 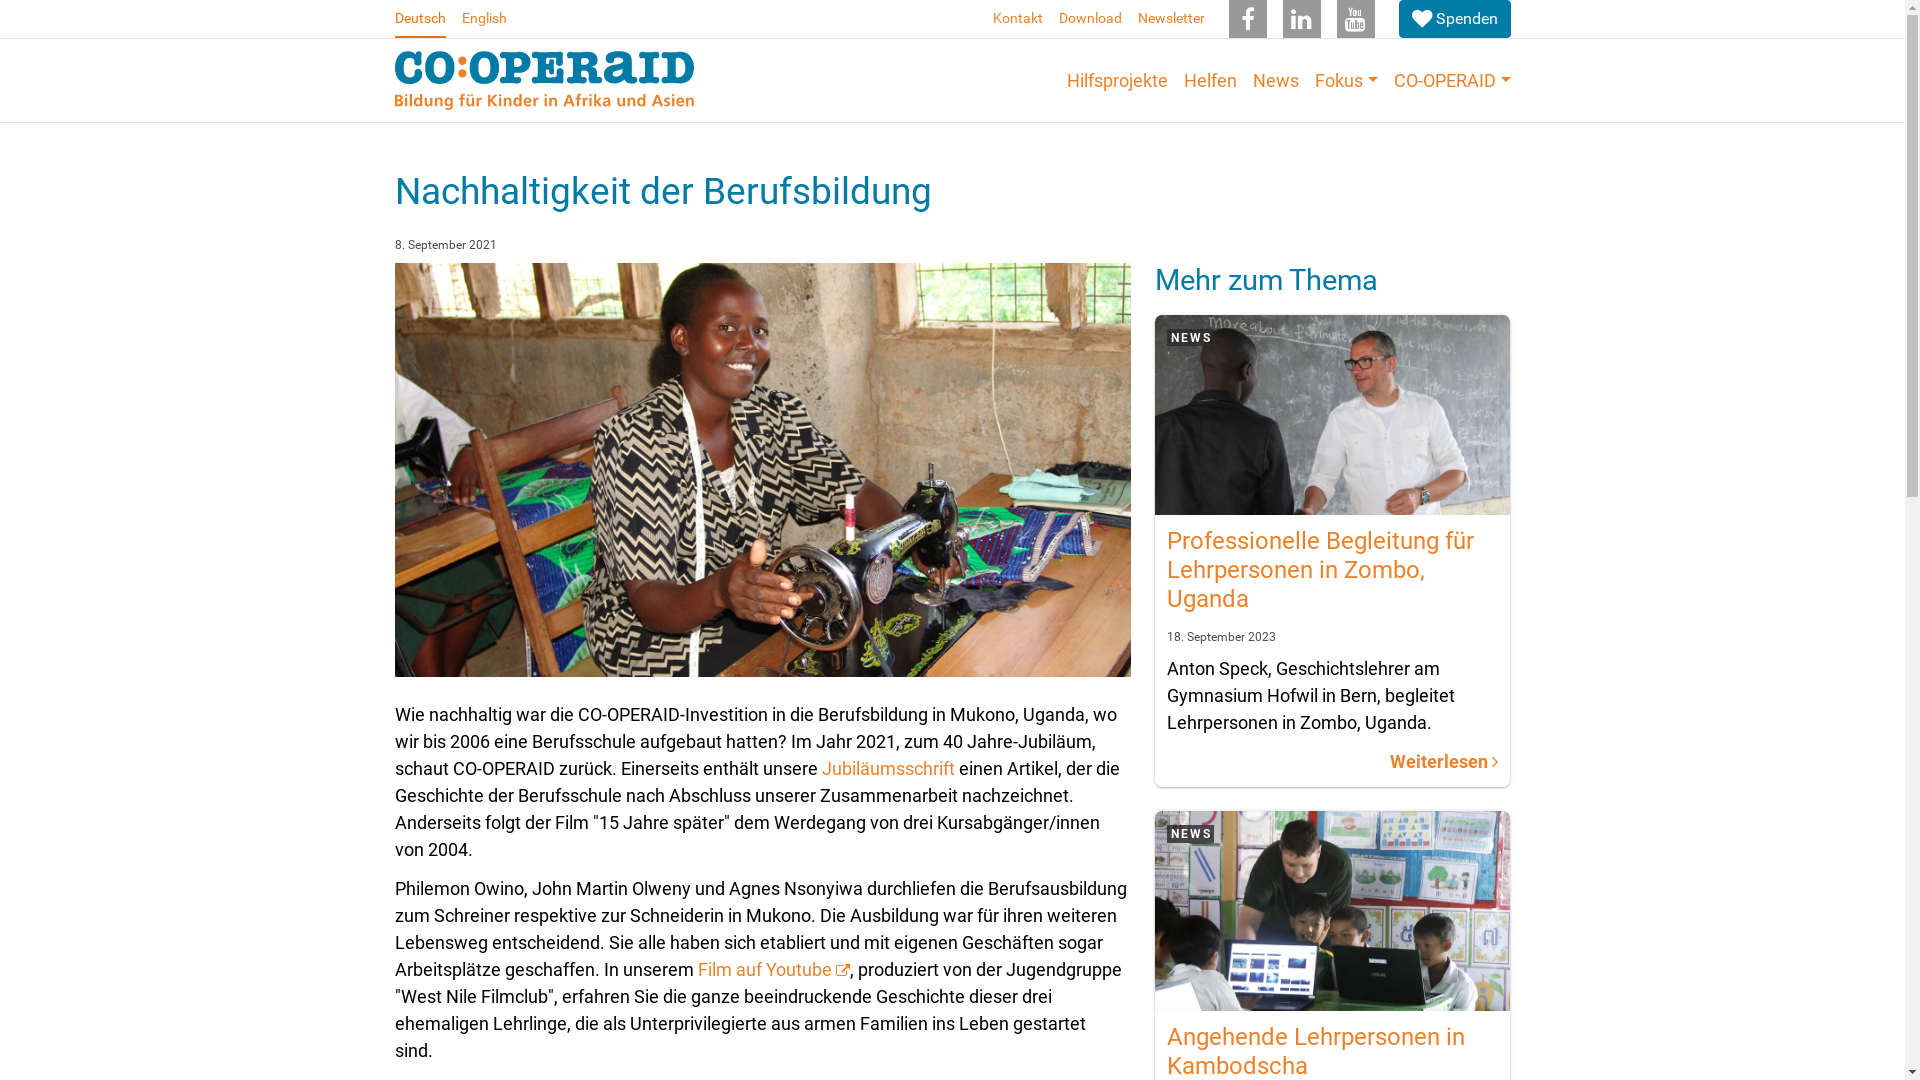 I want to click on 'Facebook', so click(x=1246, y=19).